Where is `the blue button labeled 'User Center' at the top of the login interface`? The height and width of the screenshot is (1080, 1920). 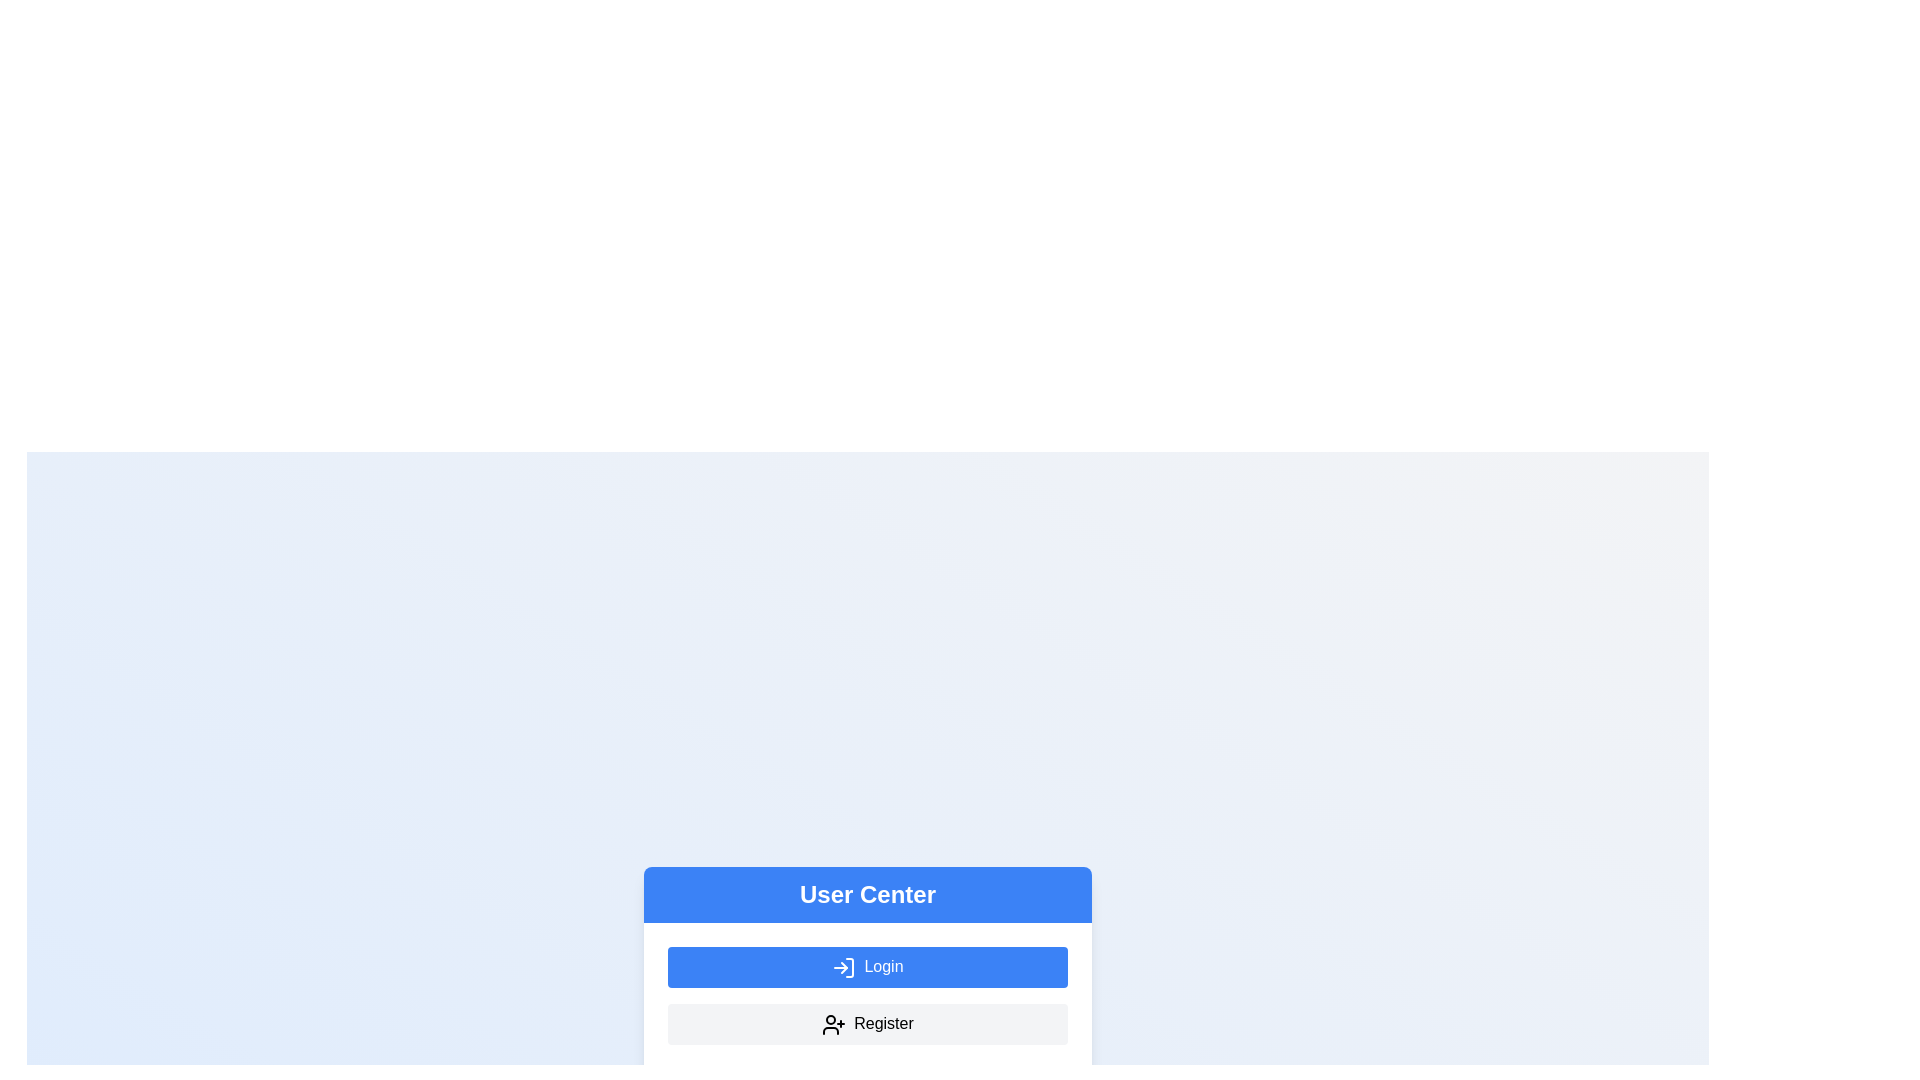 the blue button labeled 'User Center' at the top of the login interface is located at coordinates (868, 893).